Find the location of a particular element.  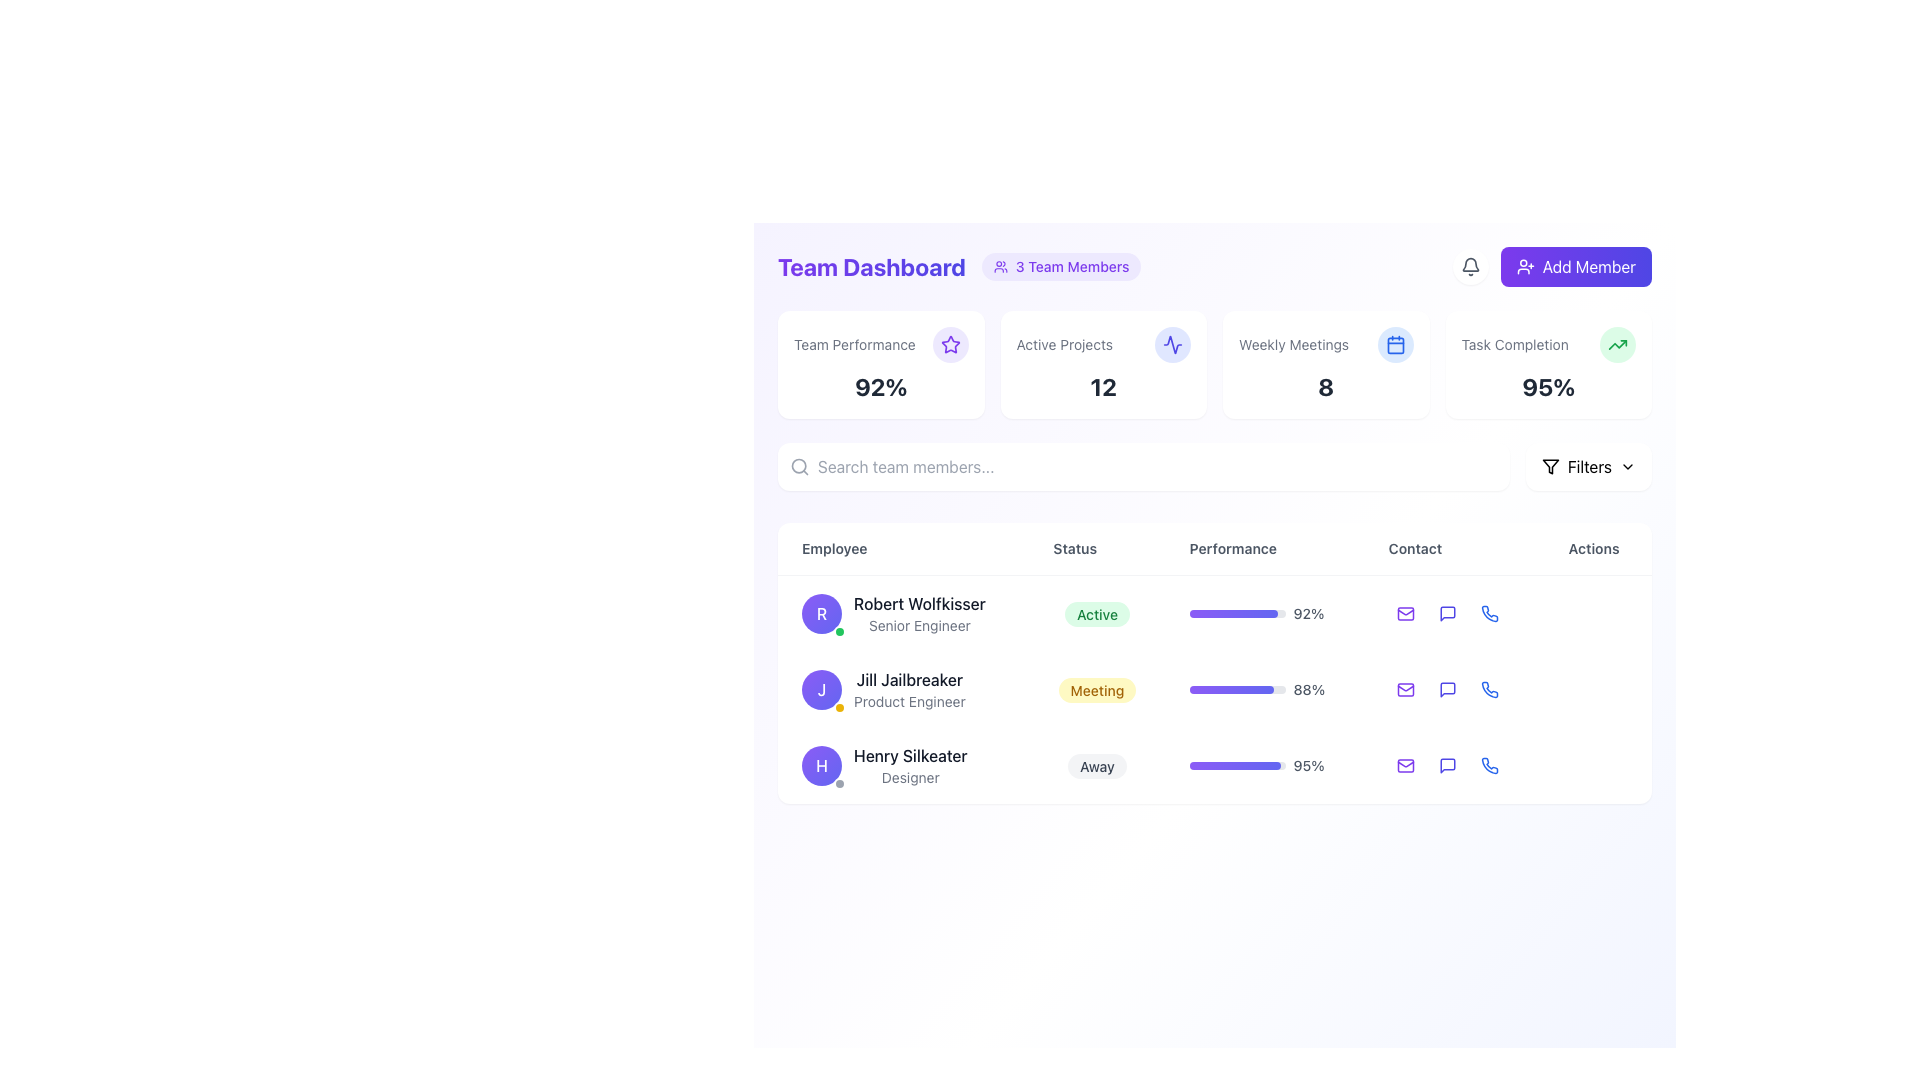

the status indicator label for employee Robert Wolfkisser in the Status column of the Team Dashboard table is located at coordinates (1096, 613).